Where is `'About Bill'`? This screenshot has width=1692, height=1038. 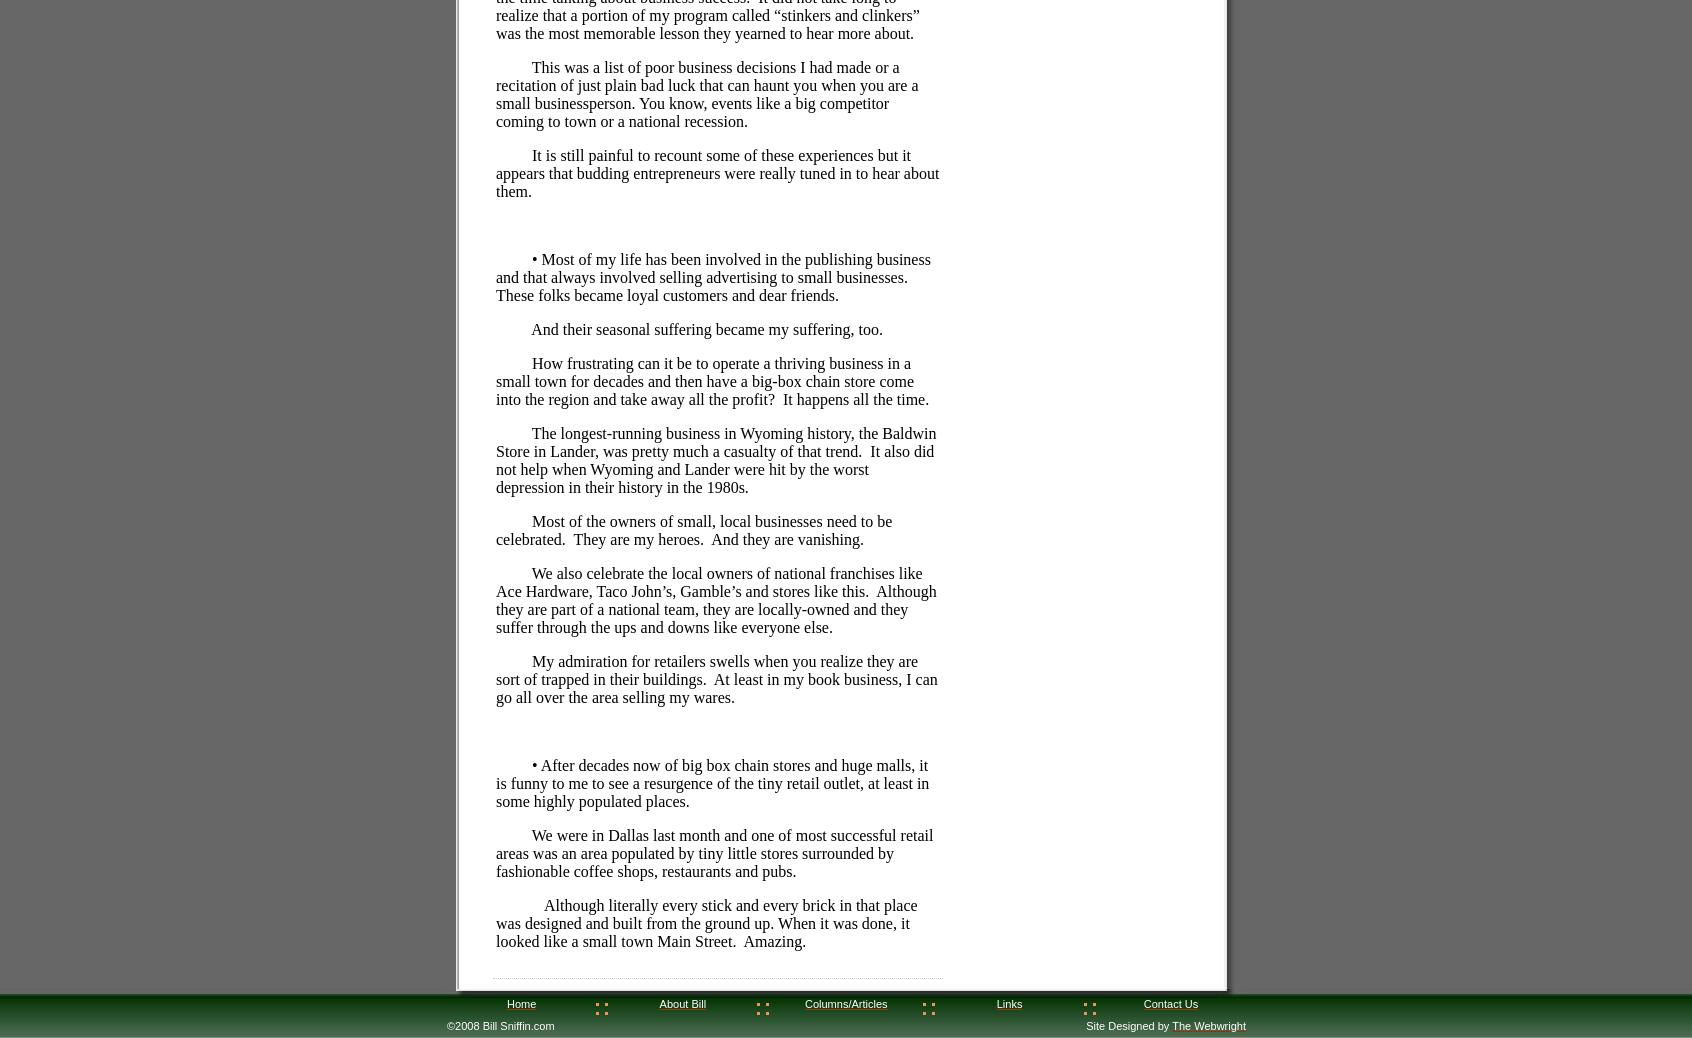 'About Bill' is located at coordinates (682, 1003).